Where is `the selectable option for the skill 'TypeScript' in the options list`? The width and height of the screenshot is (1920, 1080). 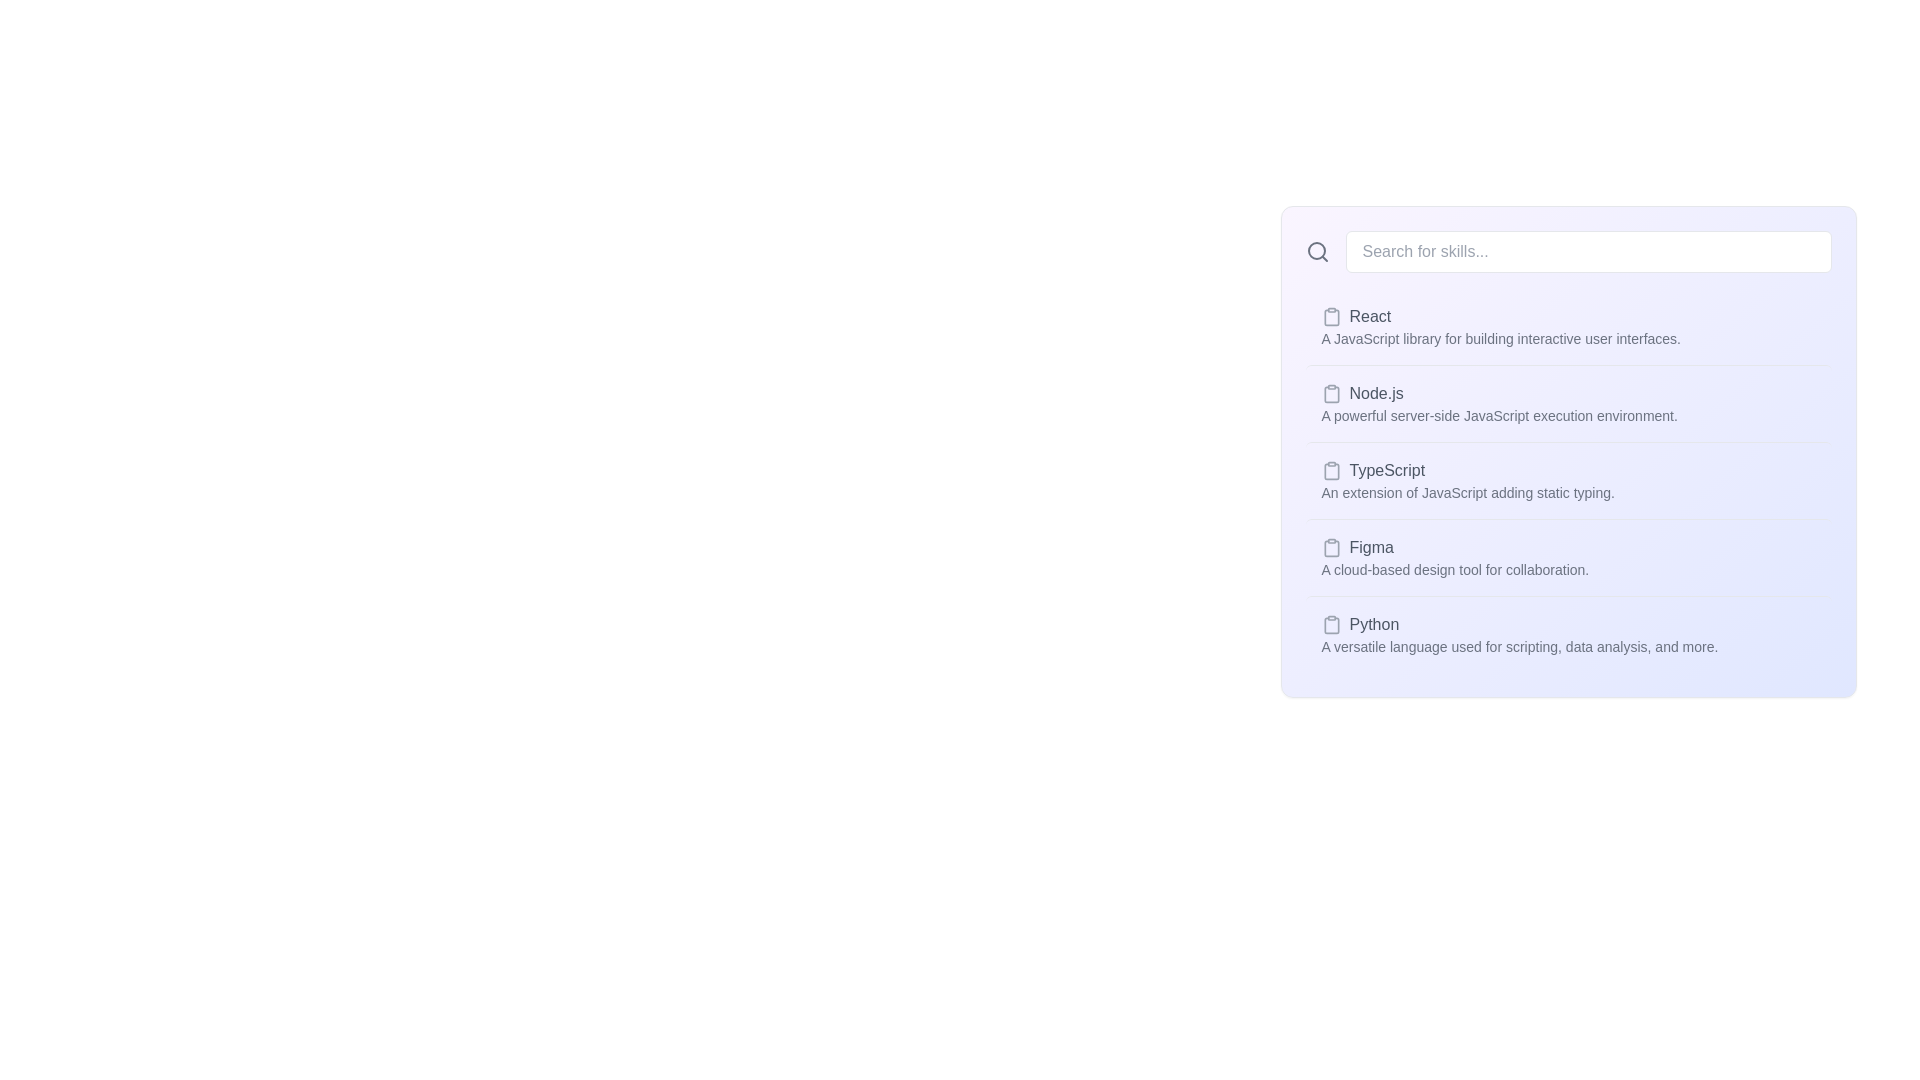 the selectable option for the skill 'TypeScript' in the options list is located at coordinates (1567, 480).